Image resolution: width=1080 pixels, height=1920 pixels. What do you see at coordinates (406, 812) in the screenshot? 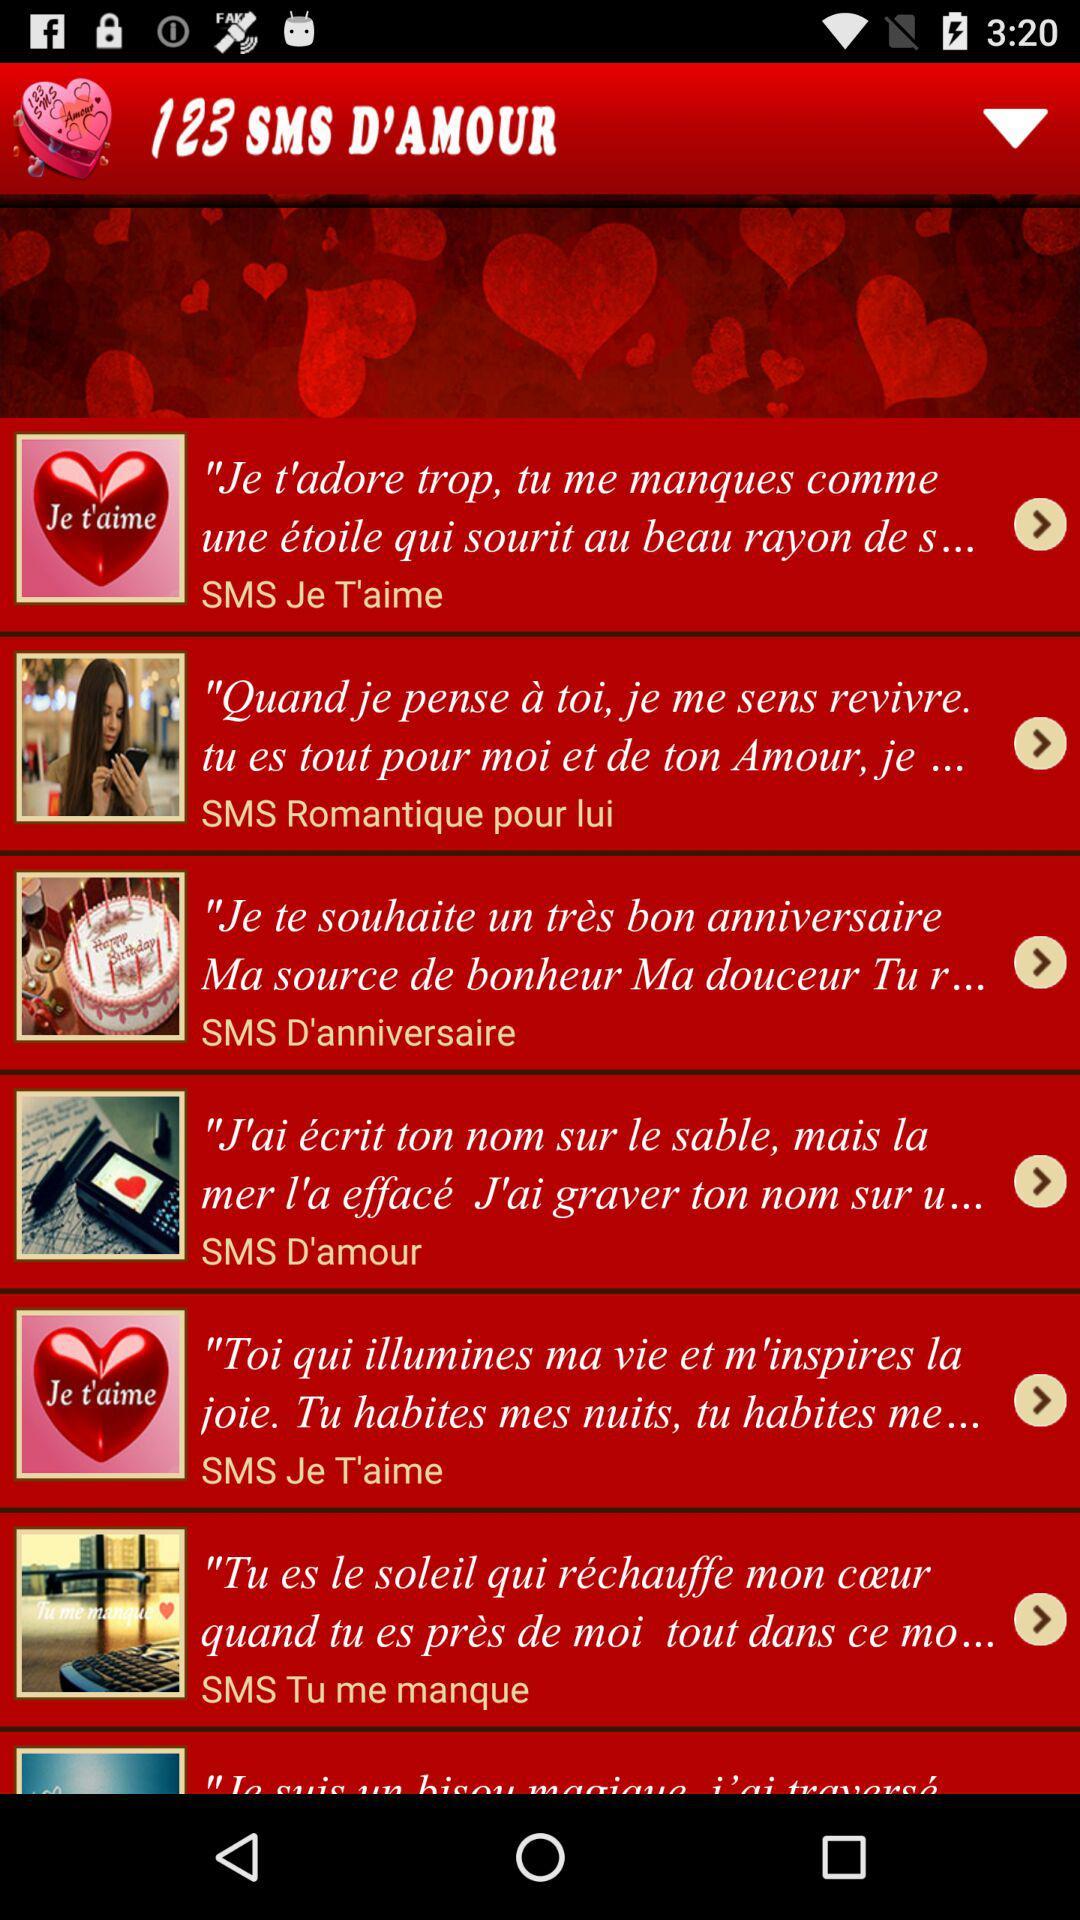
I see `icon above je te souhaite item` at bounding box center [406, 812].